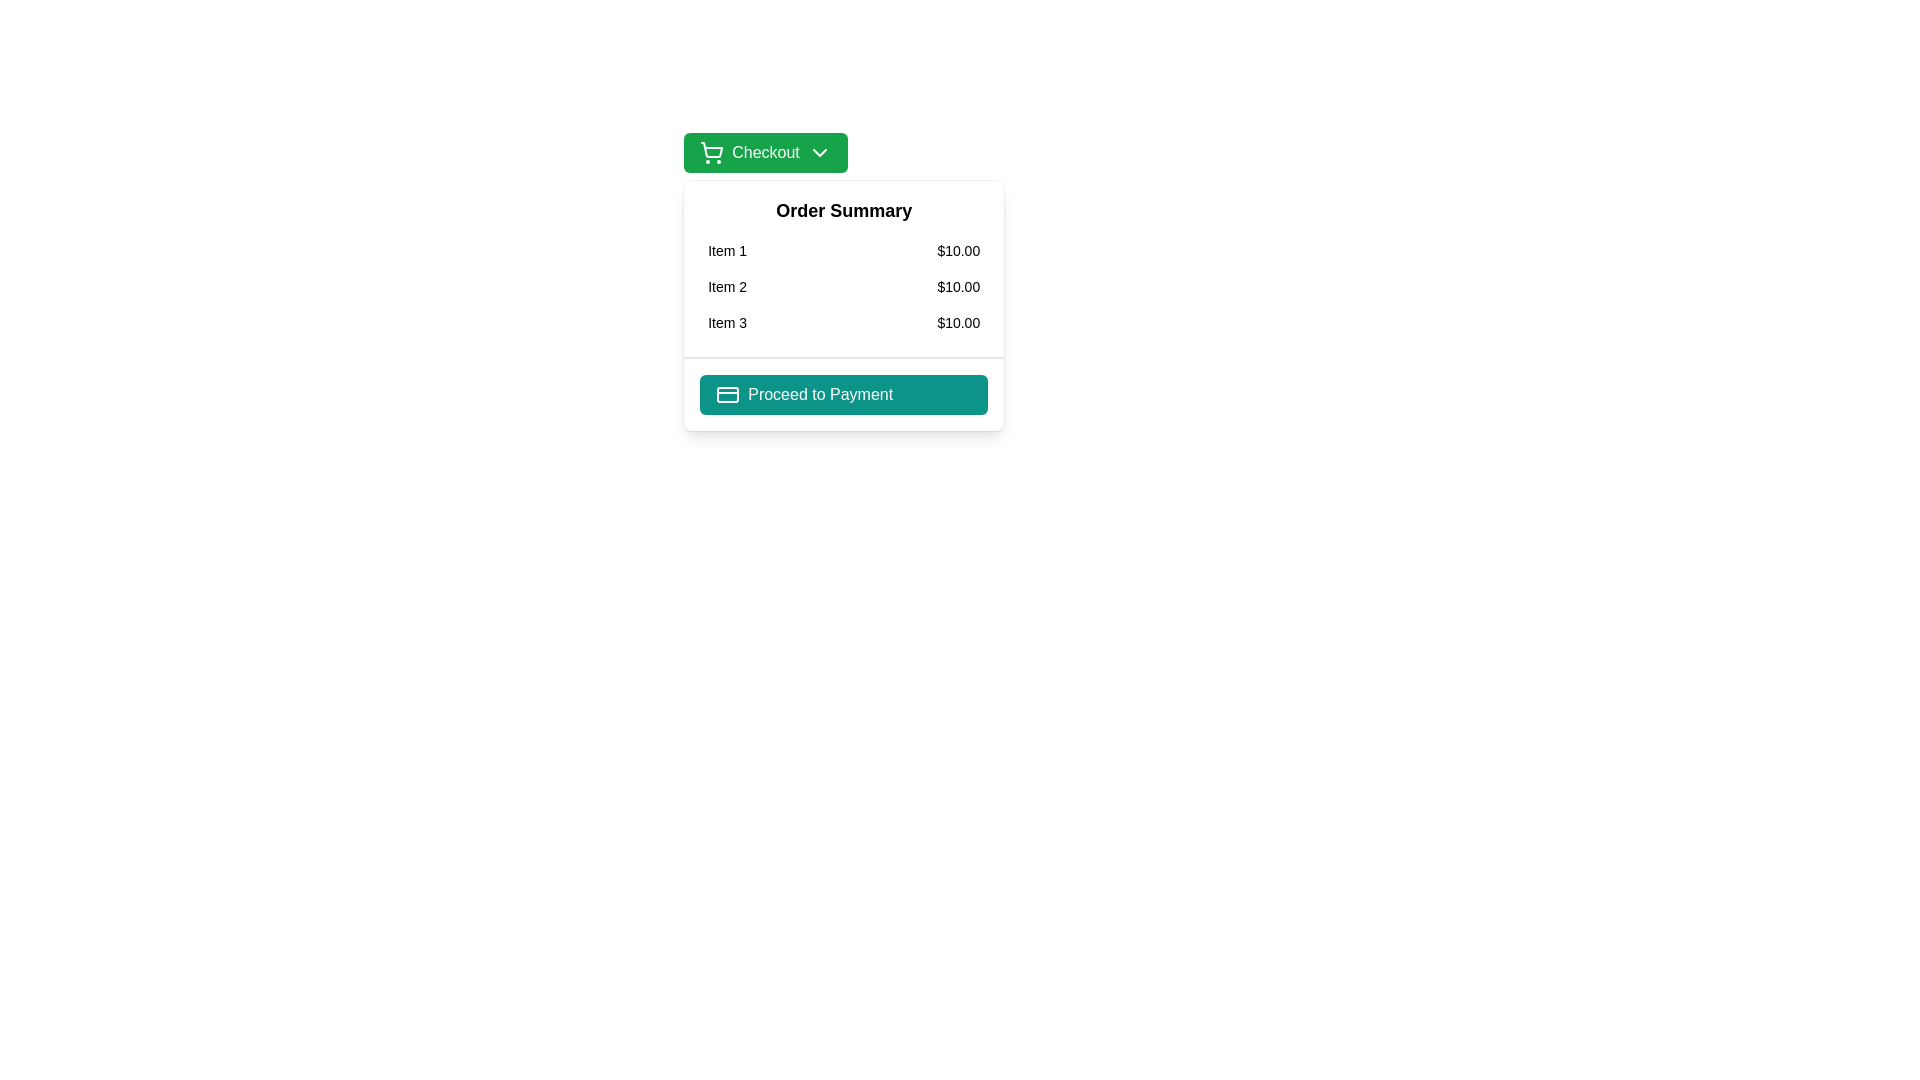 The width and height of the screenshot is (1920, 1080). I want to click on the third item in the 'Order Summary' list, which displays 'Item 3' priced at '$10.00', so click(844, 322).